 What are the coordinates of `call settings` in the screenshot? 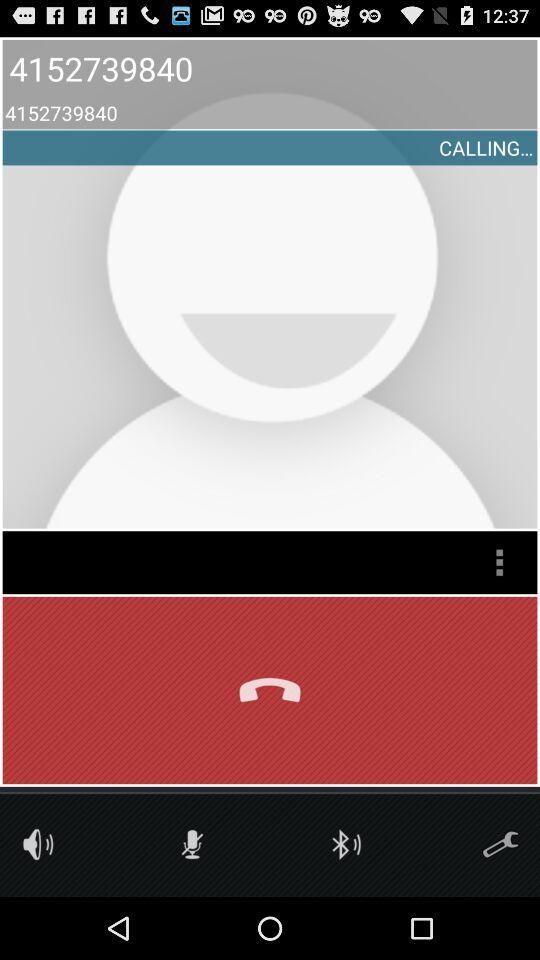 It's located at (499, 843).